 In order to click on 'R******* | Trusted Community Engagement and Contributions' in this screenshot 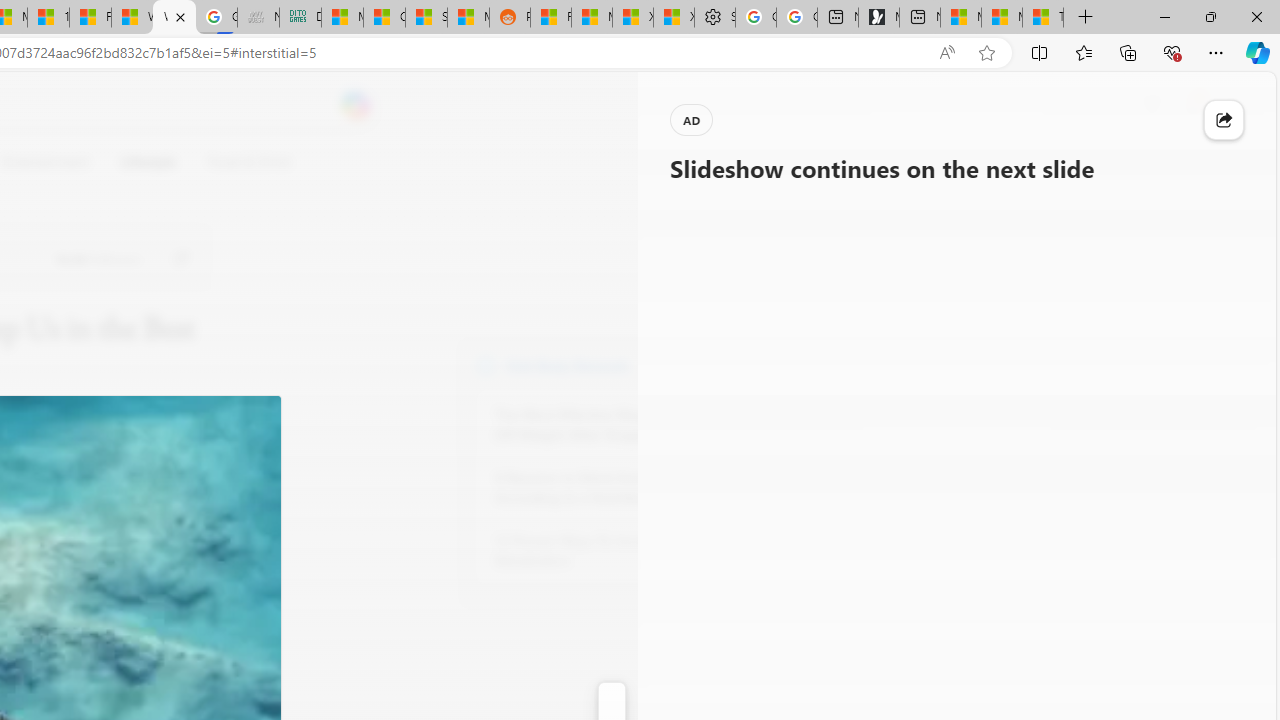, I will do `click(551, 17)`.